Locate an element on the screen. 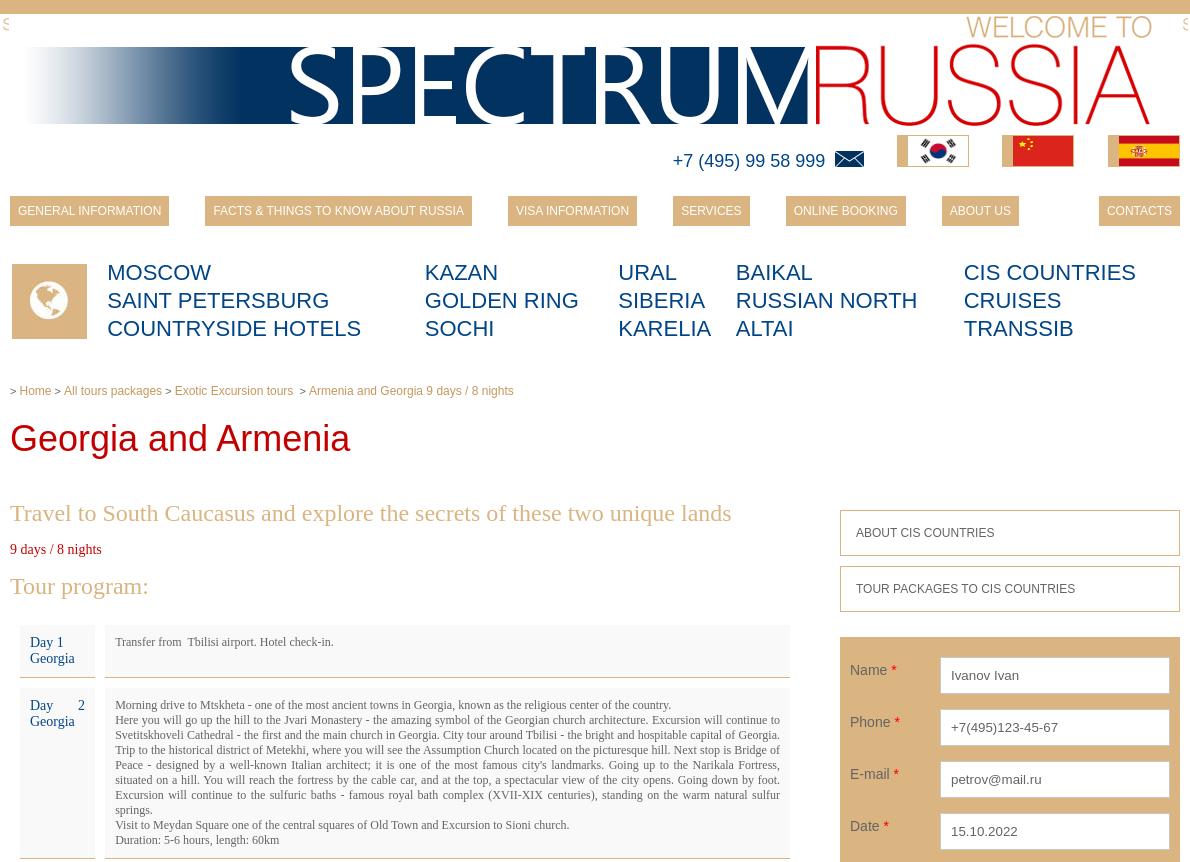 The image size is (1190, 862). 'Moscow' is located at coordinates (105, 271).